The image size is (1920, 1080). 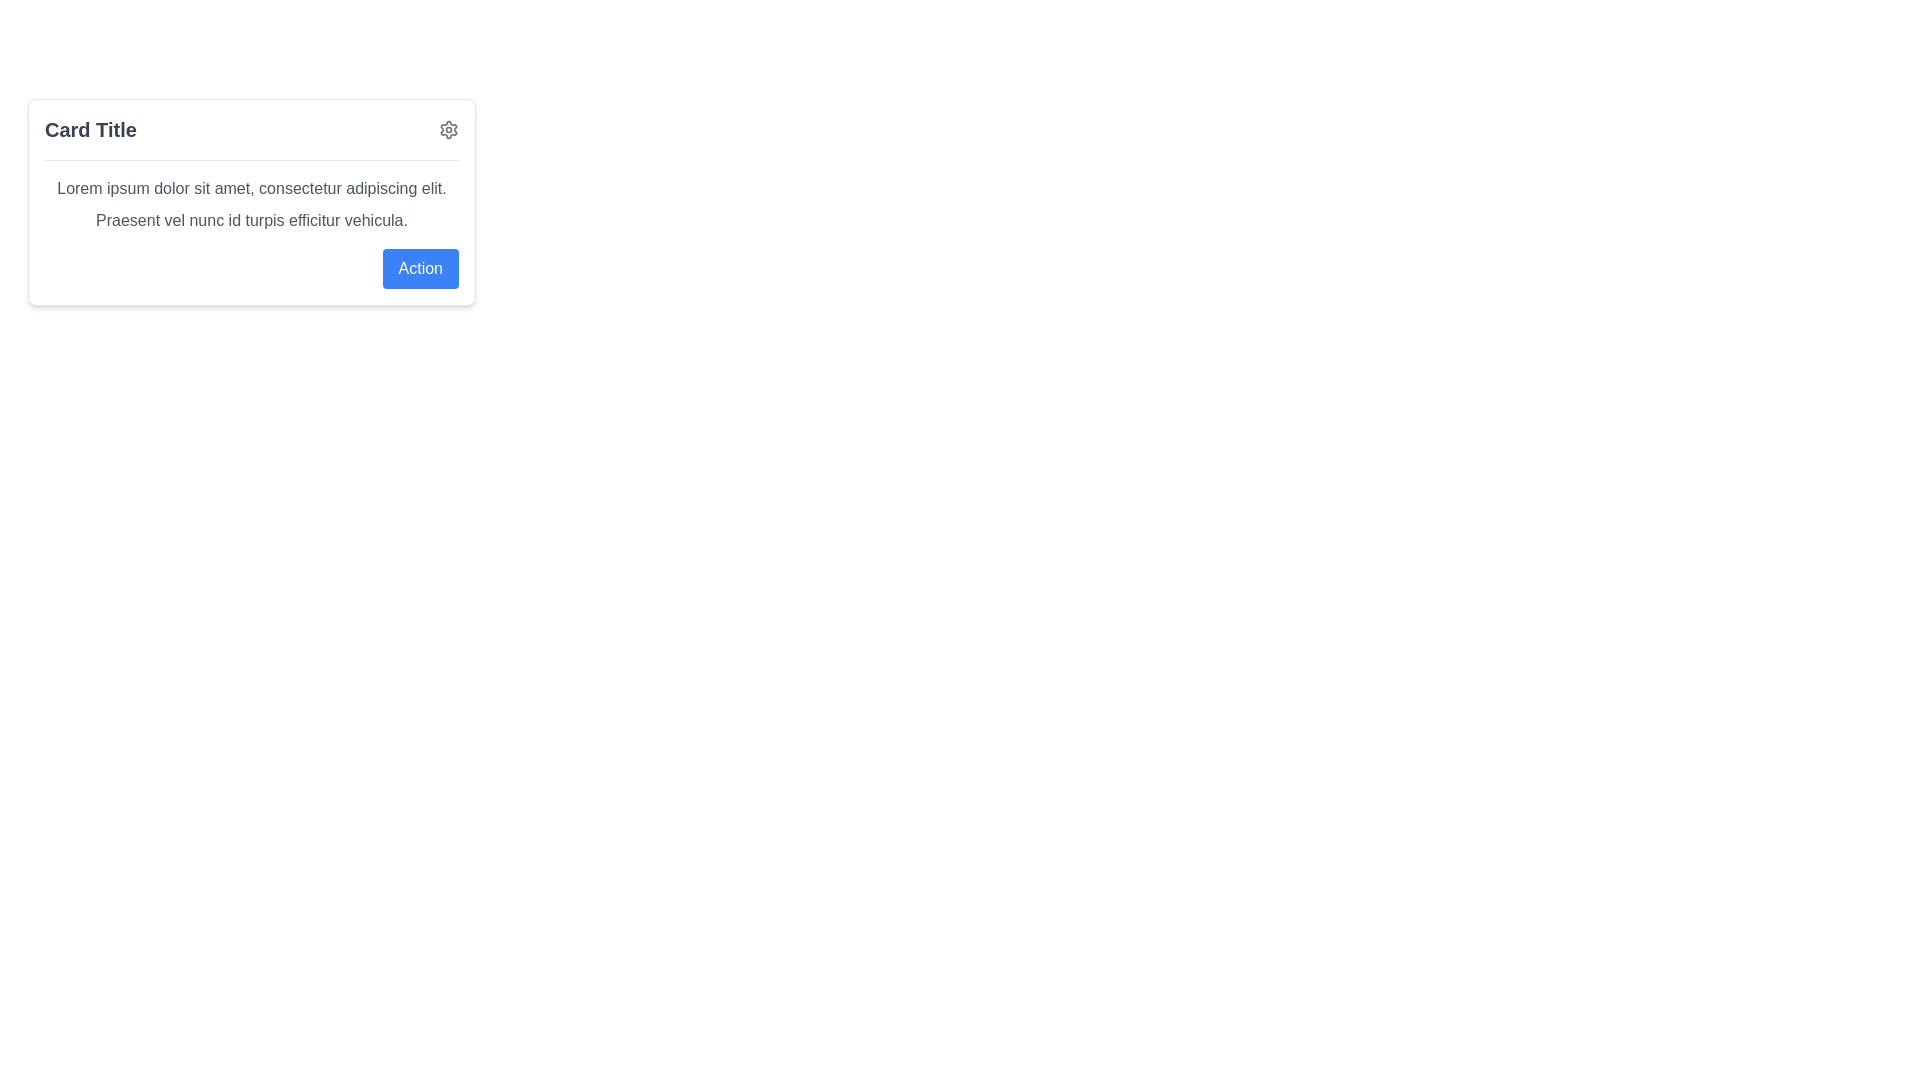 I want to click on descriptive text block located in the middle section of the card, positioned directly below the card title and above the action button, so click(x=251, y=196).